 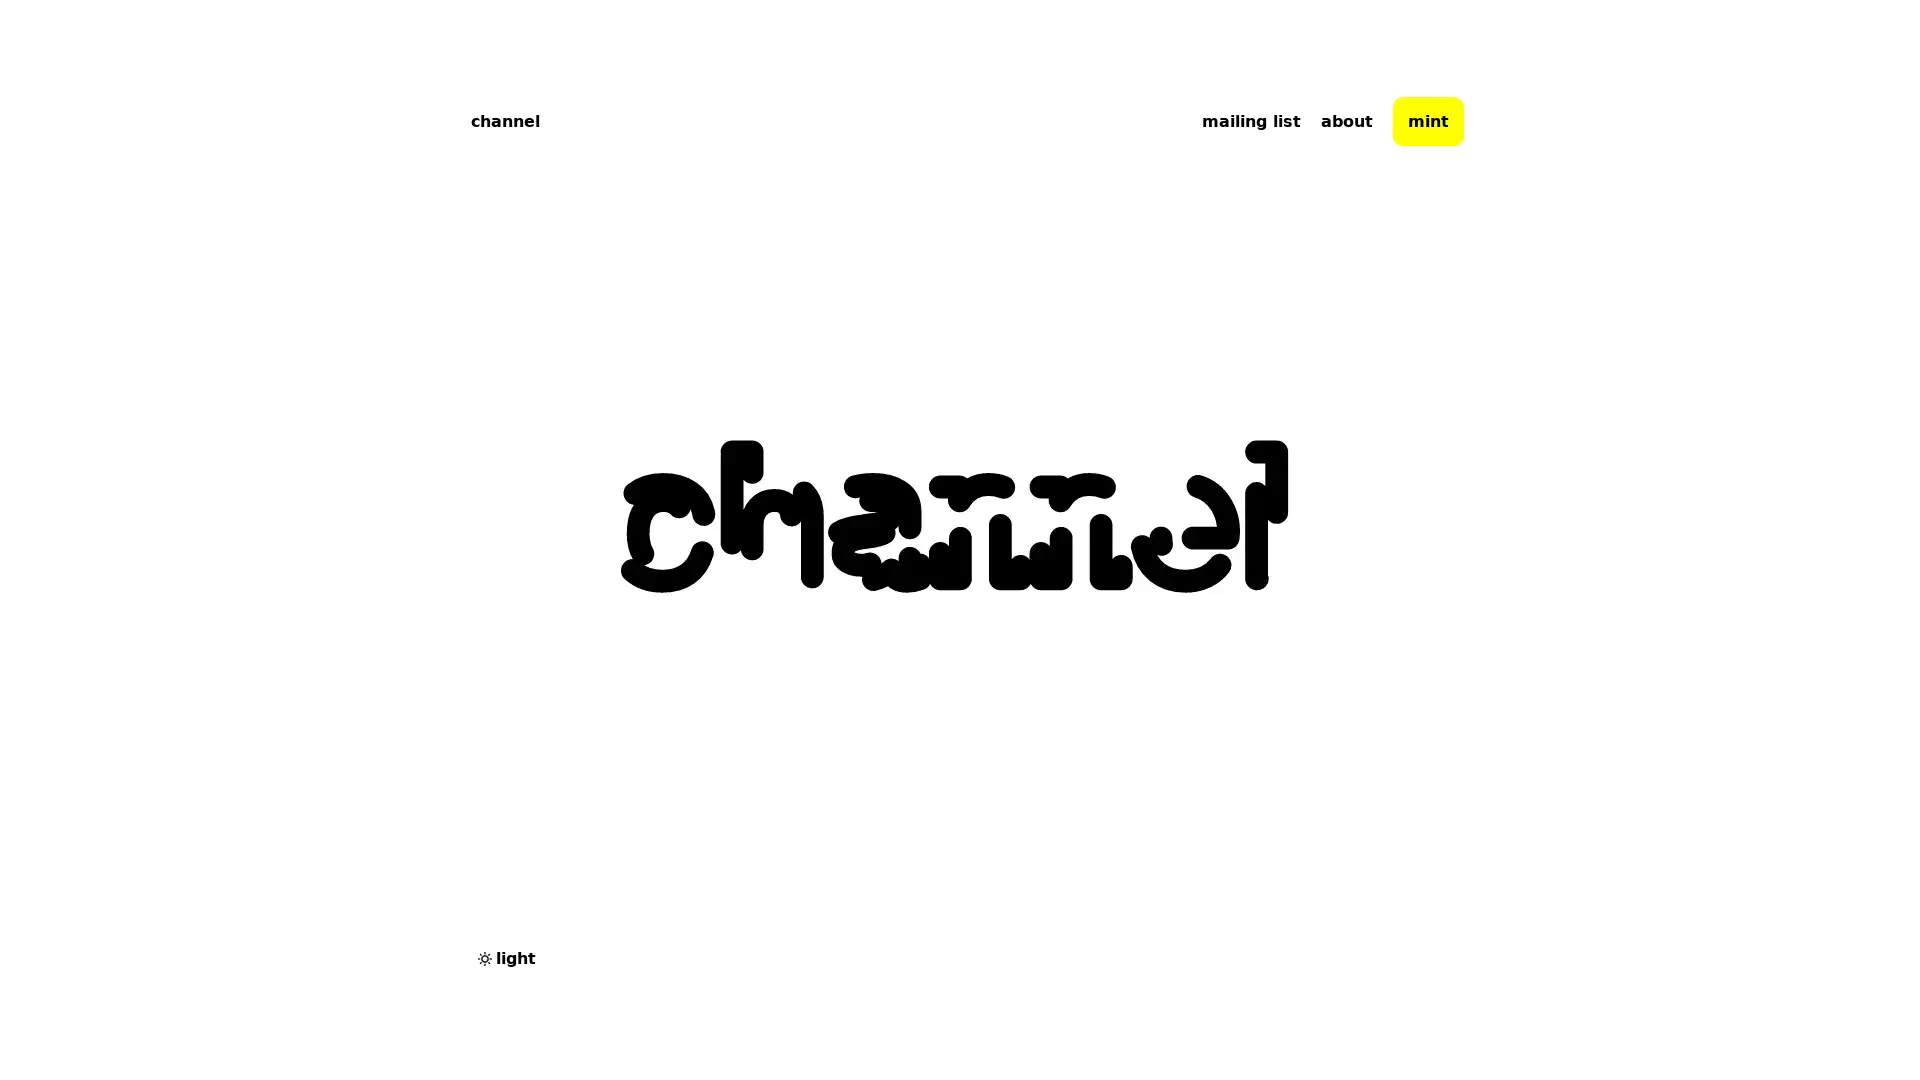 I want to click on mailing list, so click(x=1250, y=120).